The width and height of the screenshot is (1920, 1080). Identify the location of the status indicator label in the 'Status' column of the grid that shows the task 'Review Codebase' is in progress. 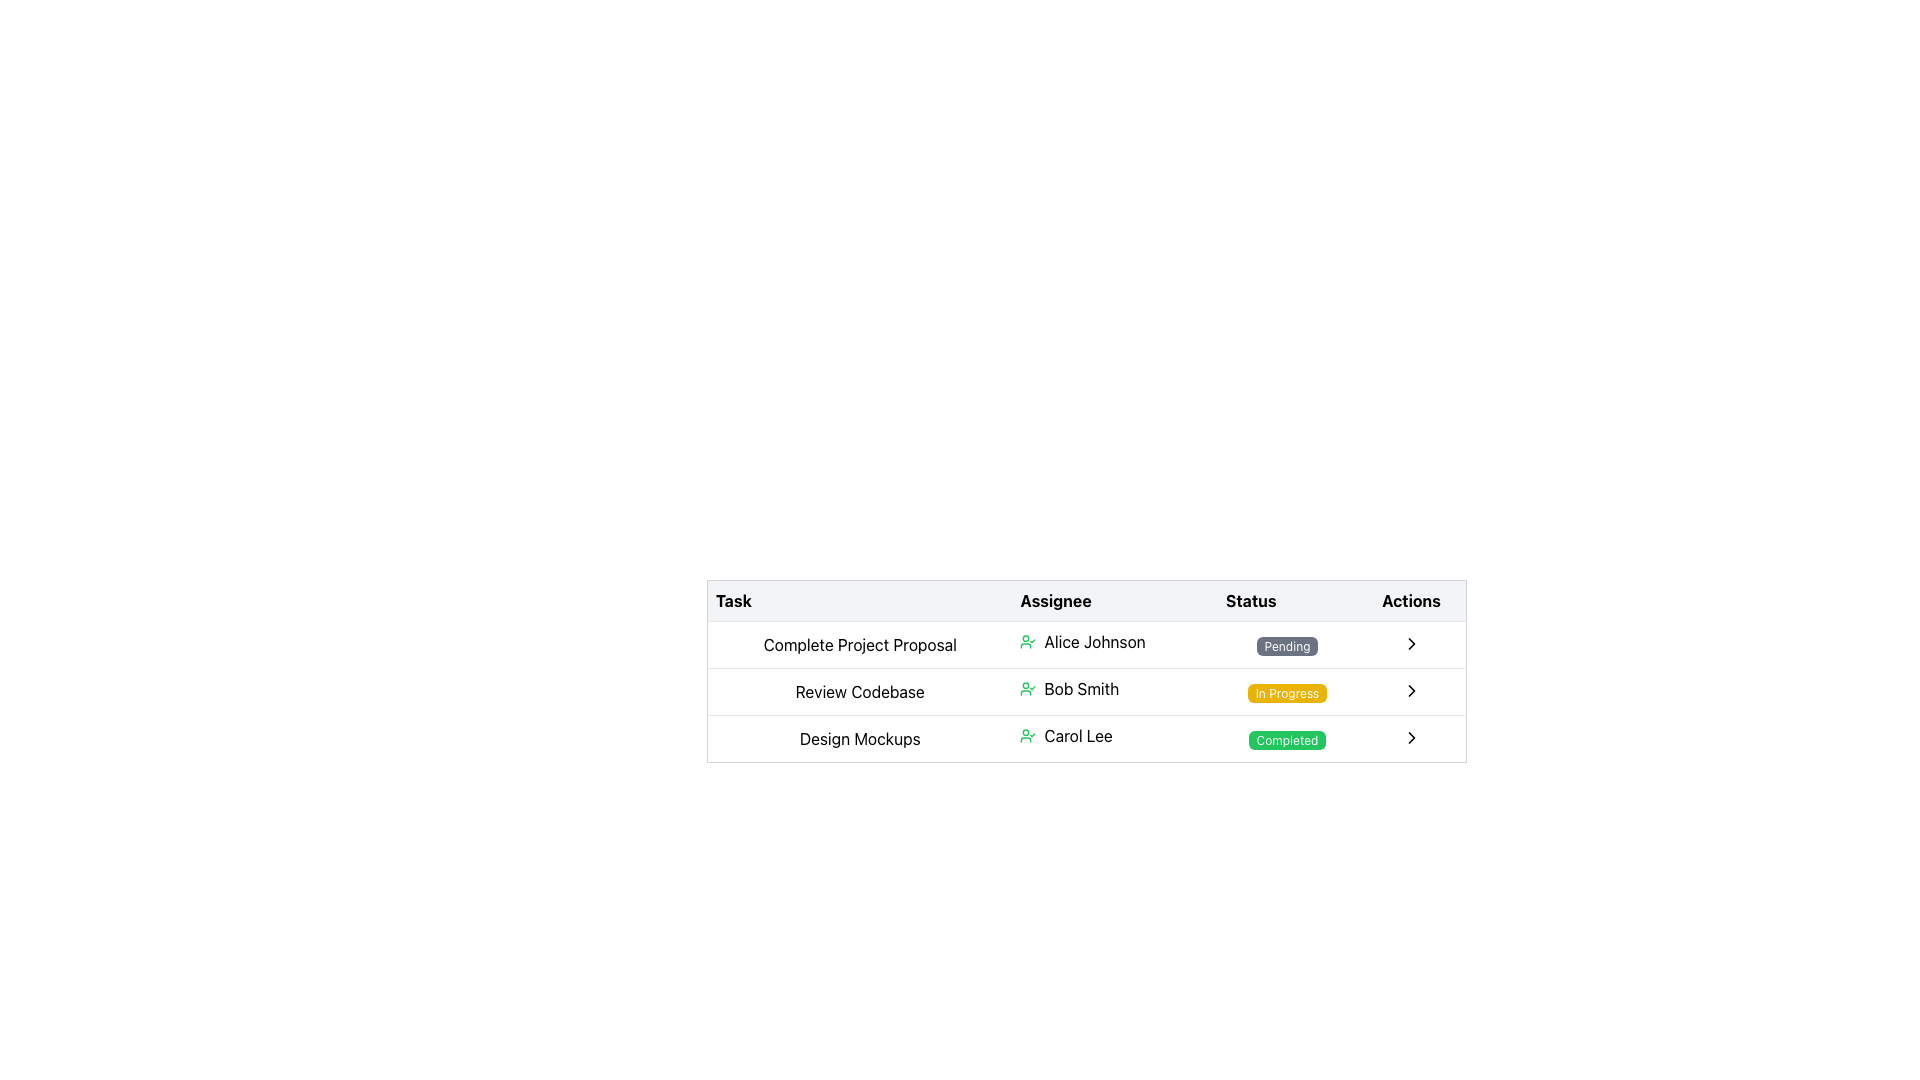
(1287, 692).